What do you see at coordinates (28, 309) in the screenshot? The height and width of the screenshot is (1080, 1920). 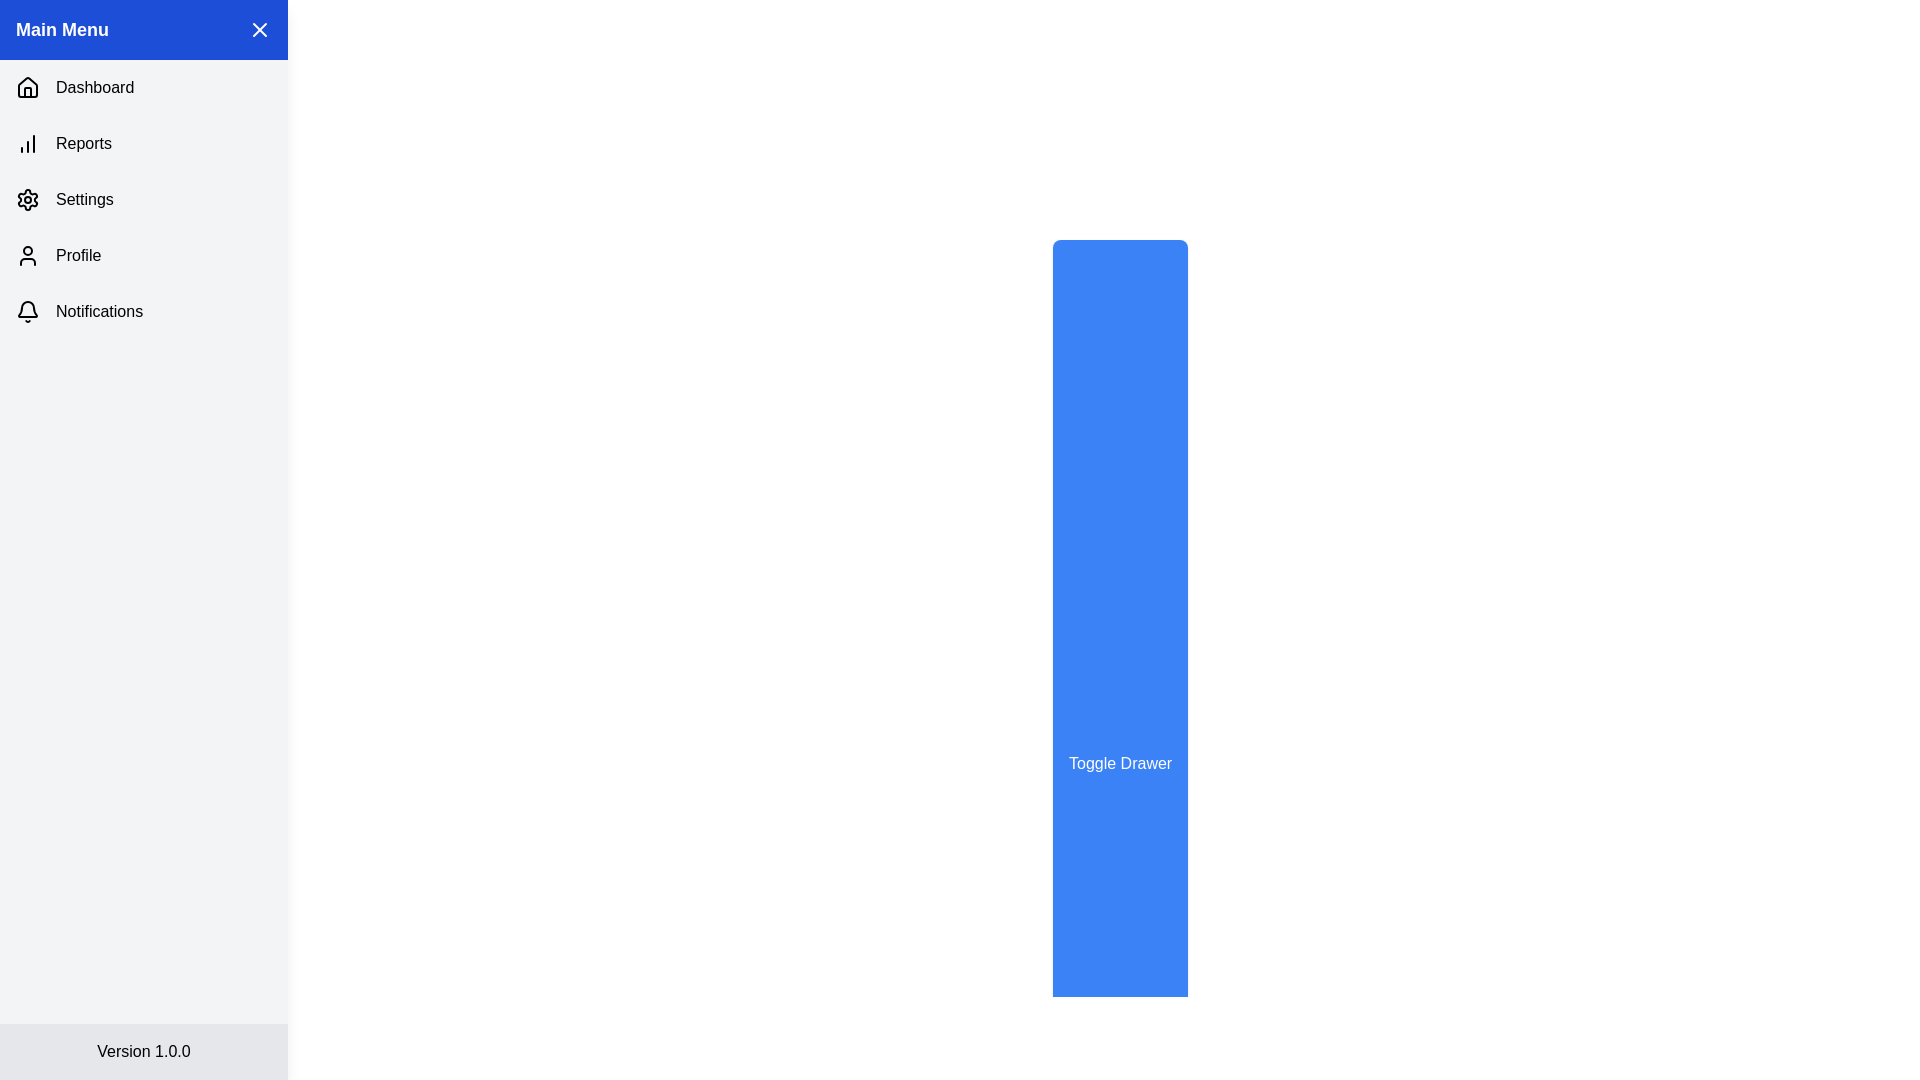 I see `the bell-shaped notification icon in the navigation menu` at bounding box center [28, 309].